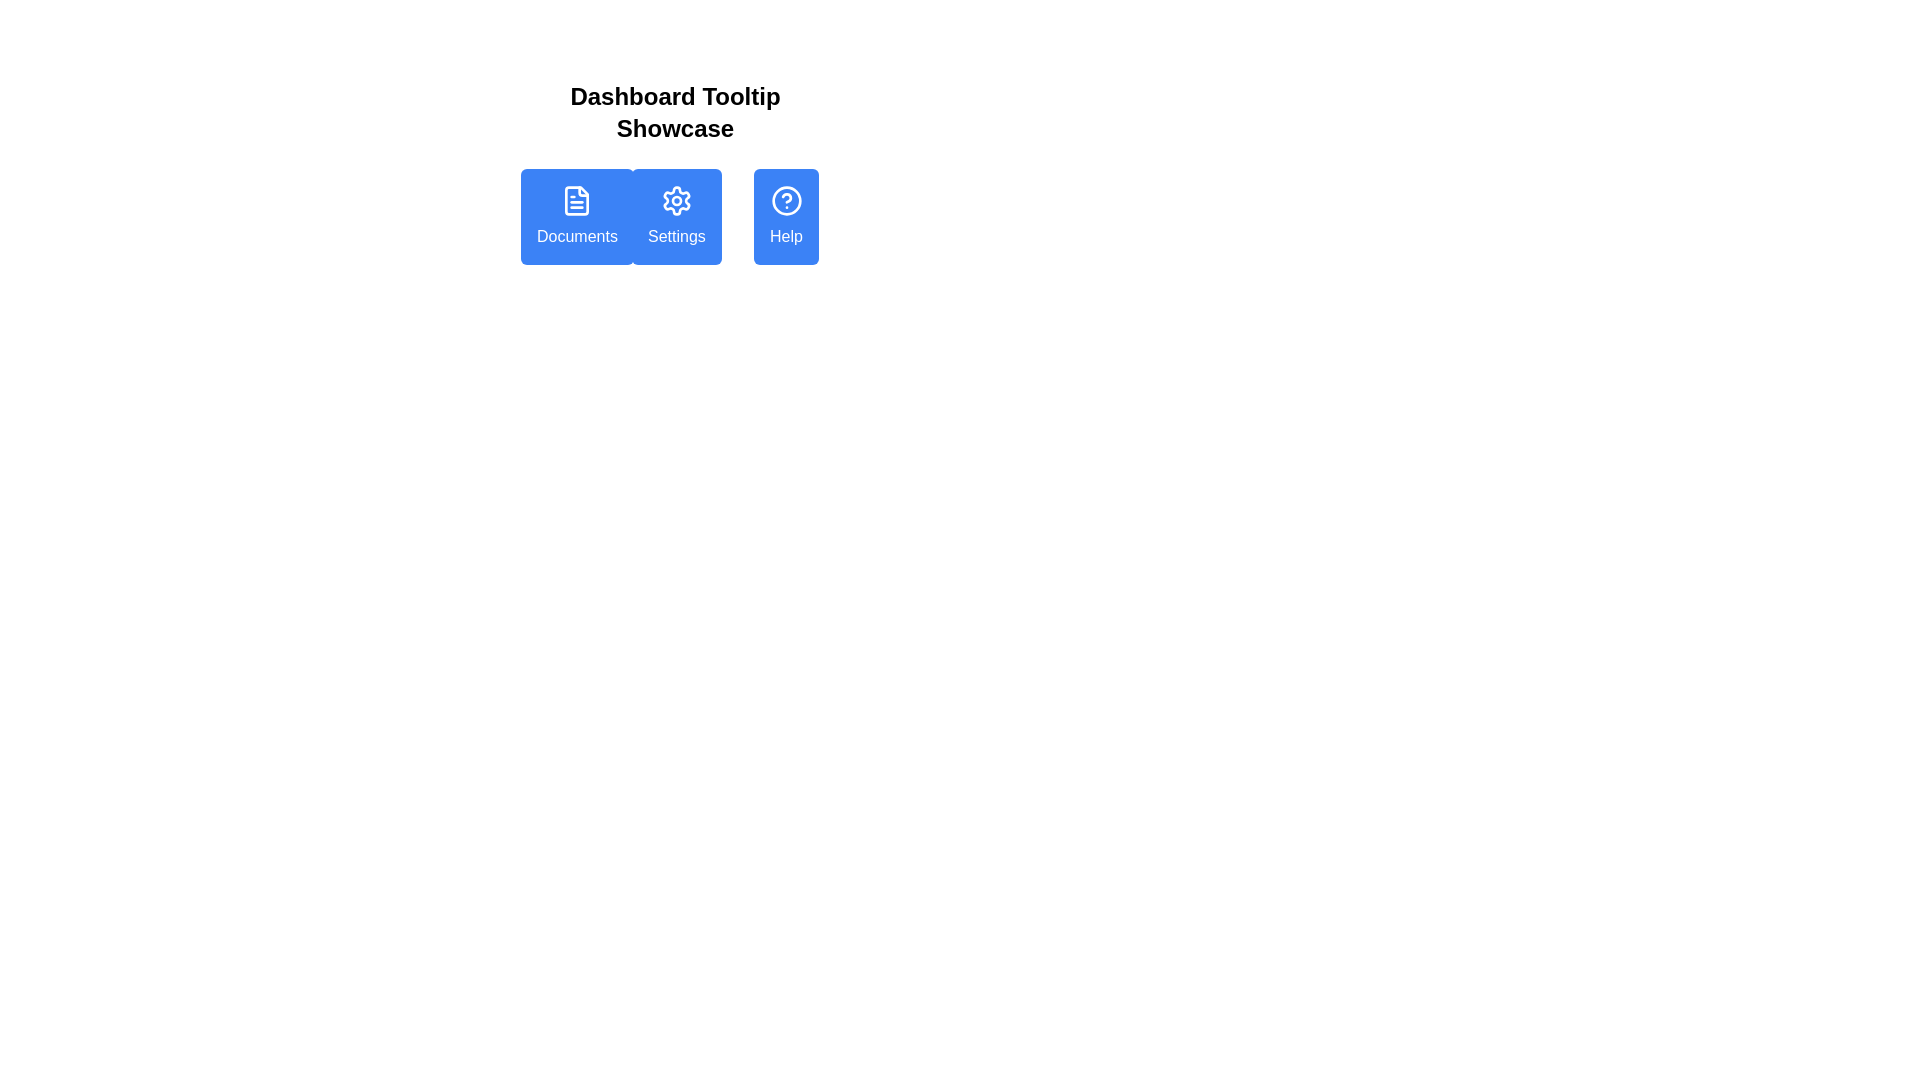 The height and width of the screenshot is (1080, 1920). Describe the element at coordinates (676, 216) in the screenshot. I see `the 'Settings' button, which is a rectangular button with a blue background and white rounded text` at that location.